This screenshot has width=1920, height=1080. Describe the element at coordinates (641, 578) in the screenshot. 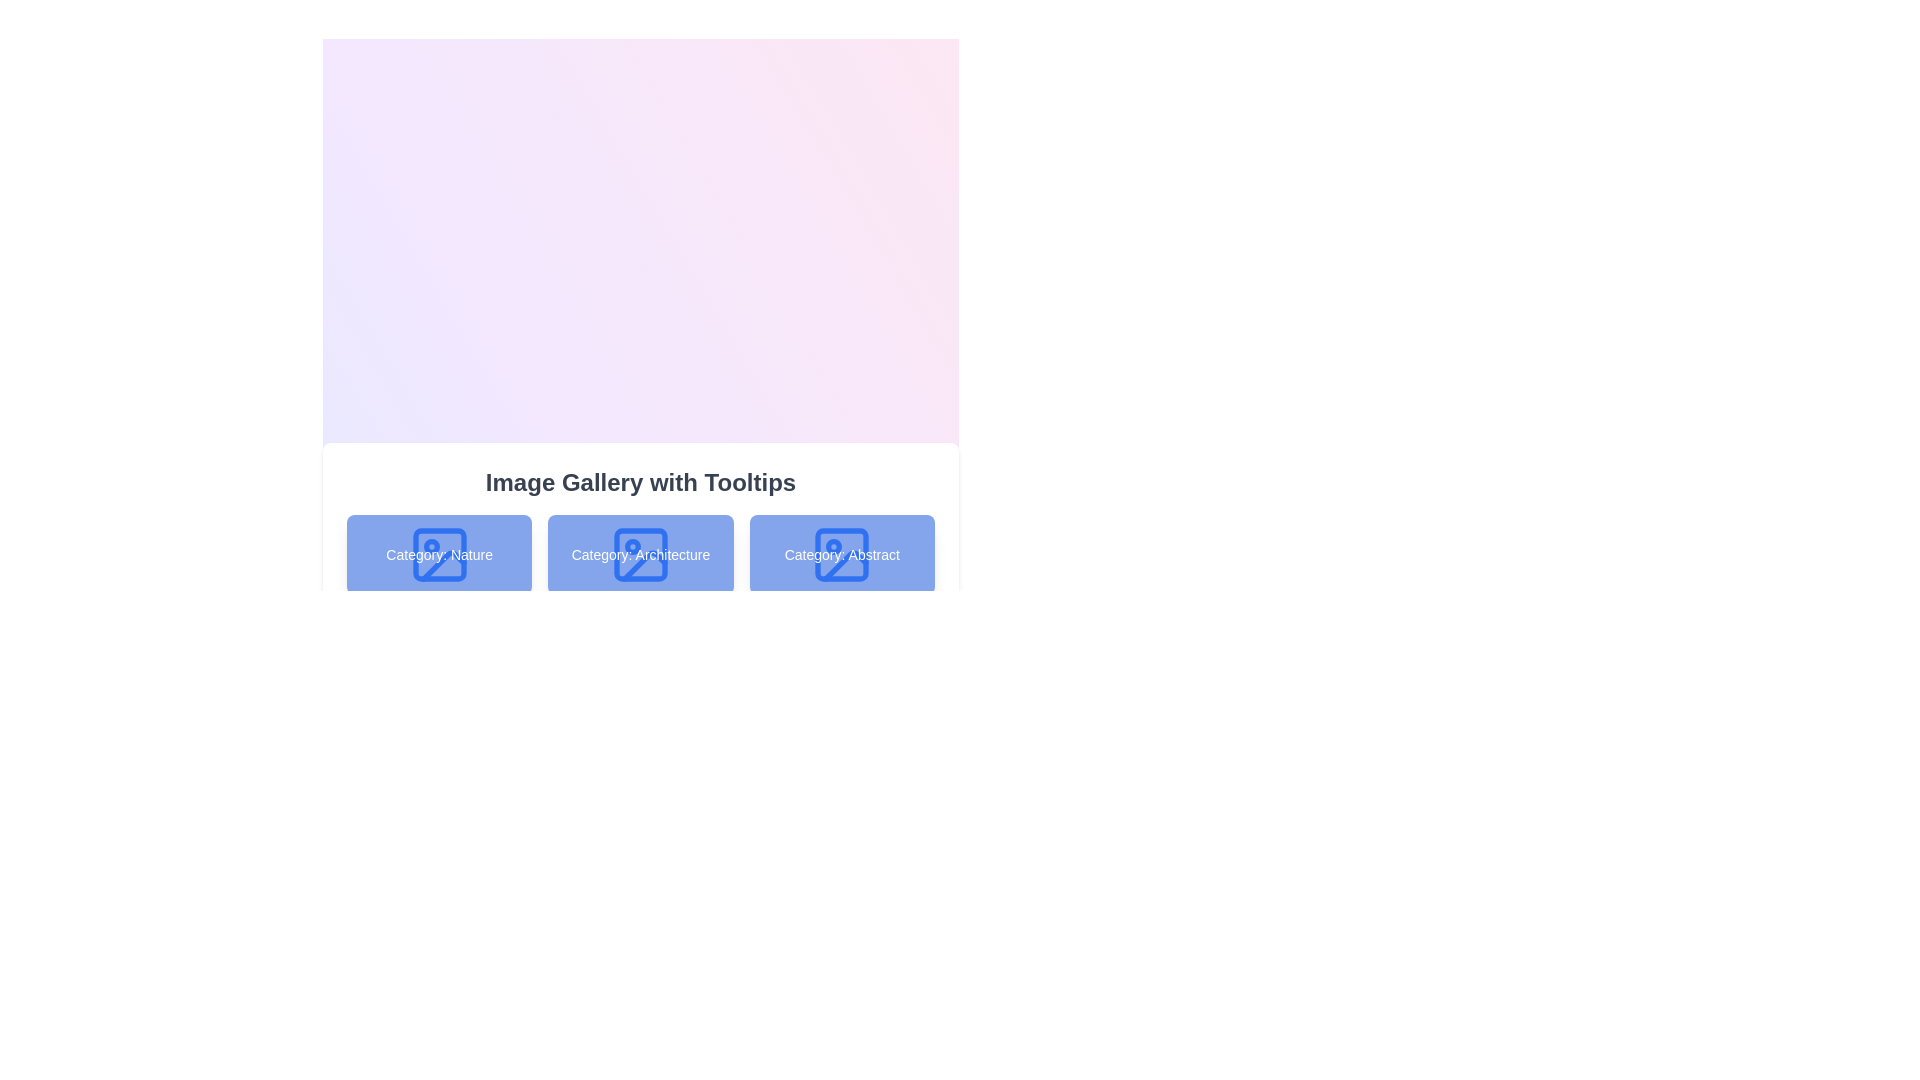

I see `the Architecture Card Item` at that location.